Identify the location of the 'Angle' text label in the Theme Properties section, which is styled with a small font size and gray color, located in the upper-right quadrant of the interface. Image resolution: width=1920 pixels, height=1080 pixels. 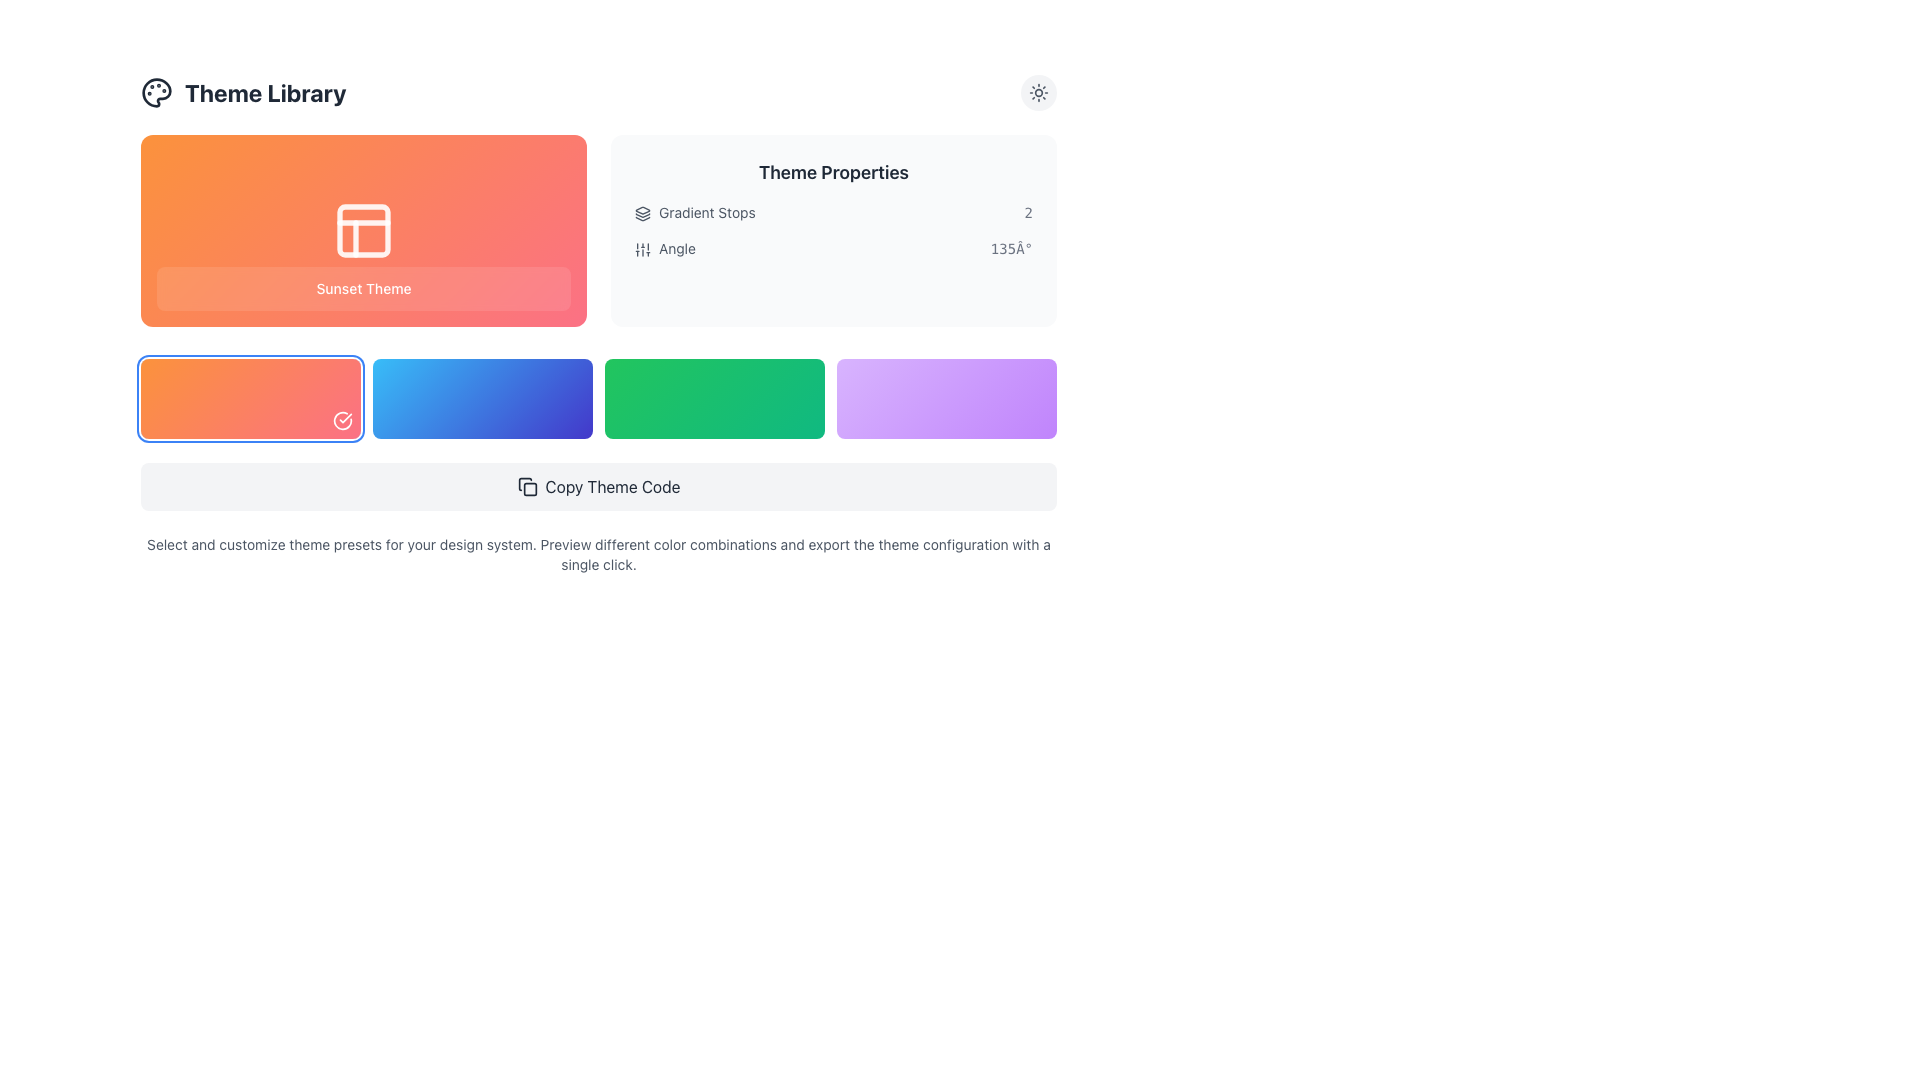
(665, 248).